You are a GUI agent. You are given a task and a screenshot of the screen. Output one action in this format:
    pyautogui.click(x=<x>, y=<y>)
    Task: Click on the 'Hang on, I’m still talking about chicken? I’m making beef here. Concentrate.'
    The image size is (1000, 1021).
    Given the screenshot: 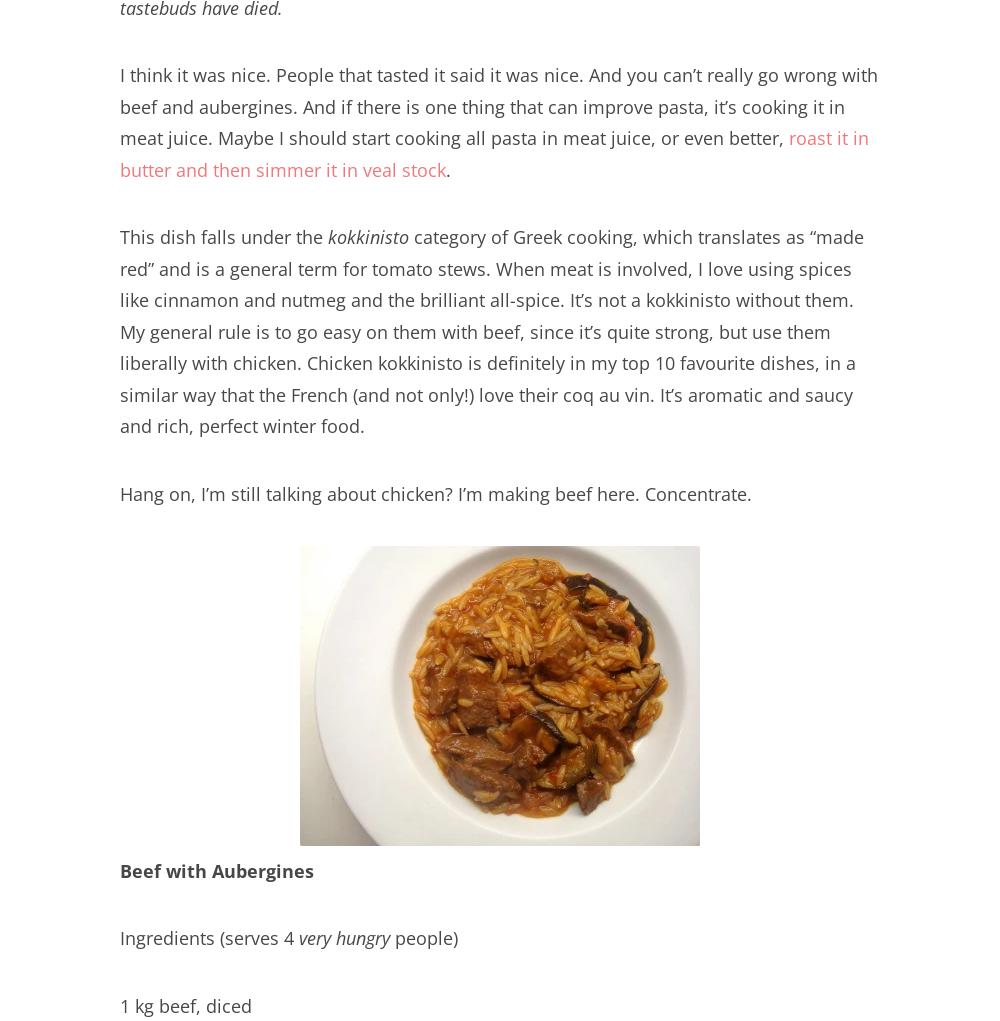 What is the action you would take?
    pyautogui.click(x=436, y=492)
    